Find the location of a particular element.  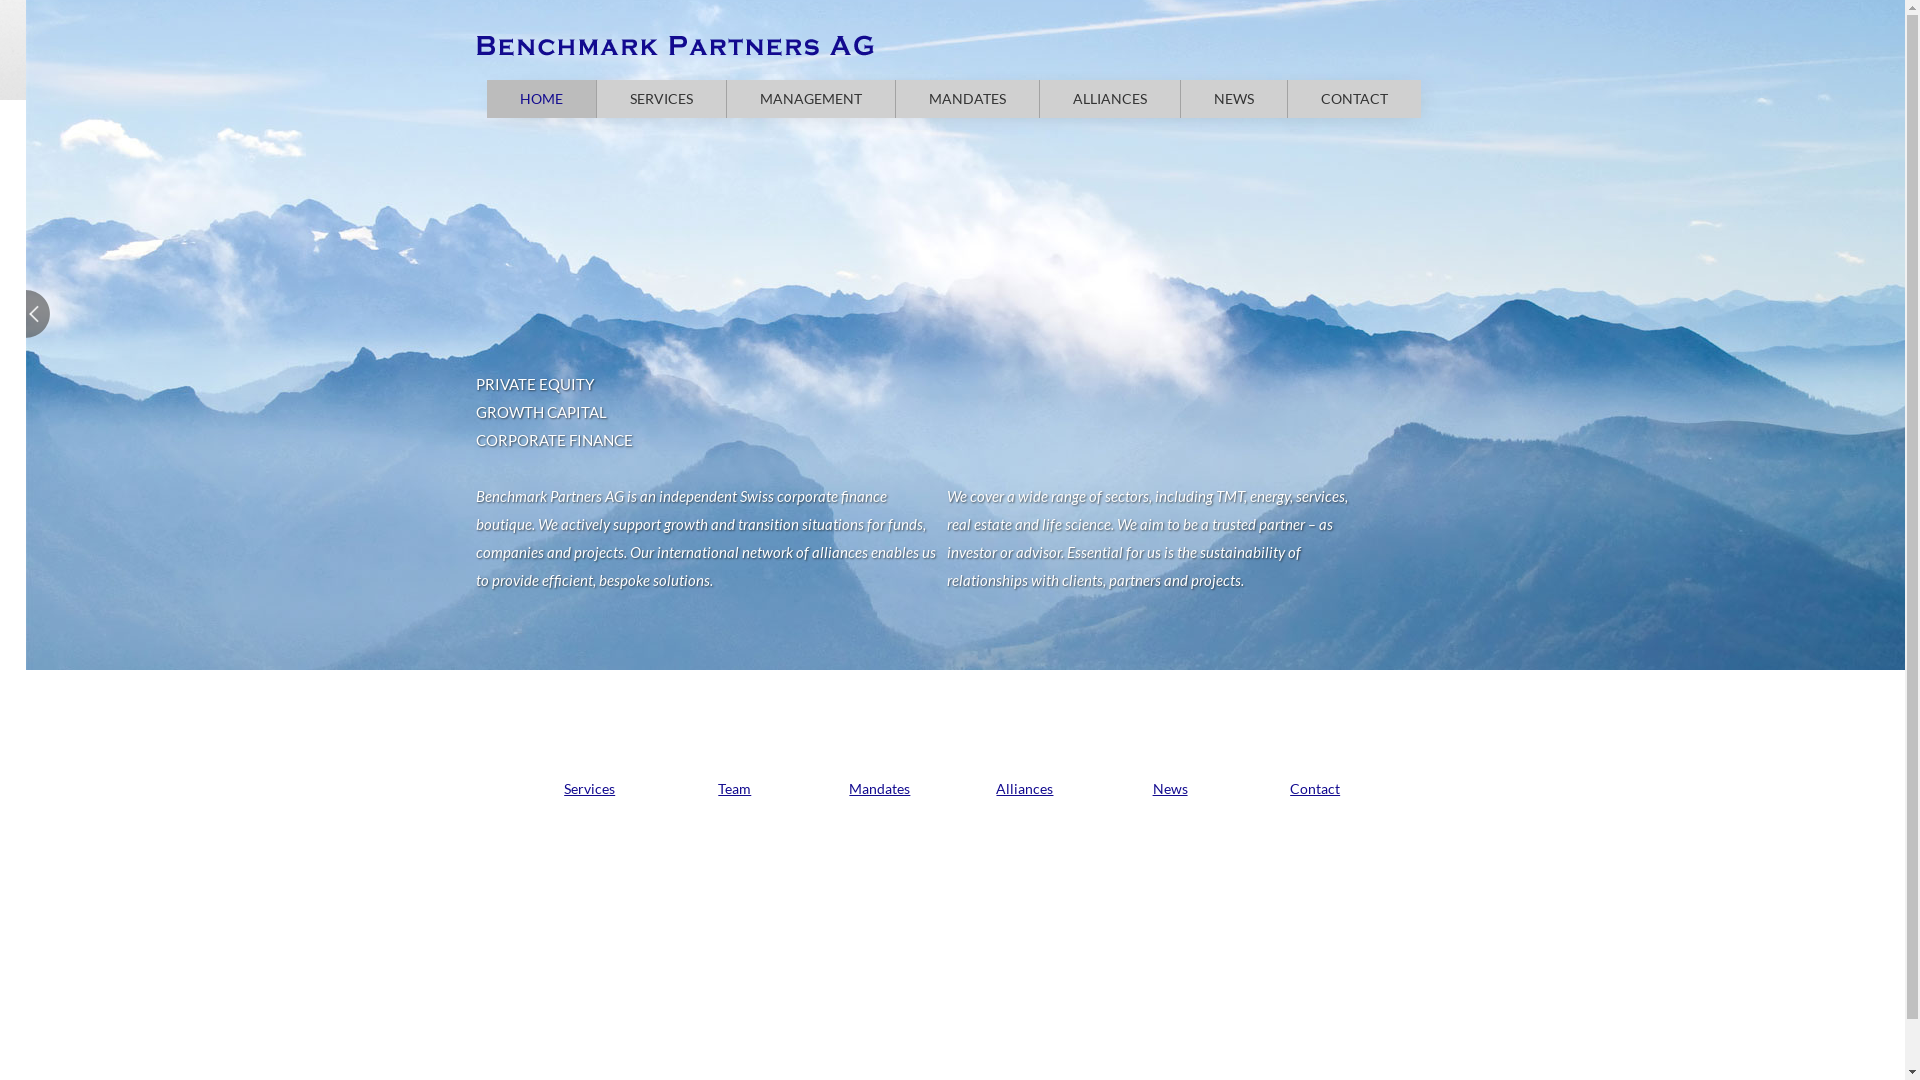

'Contact' is located at coordinates (1315, 787).